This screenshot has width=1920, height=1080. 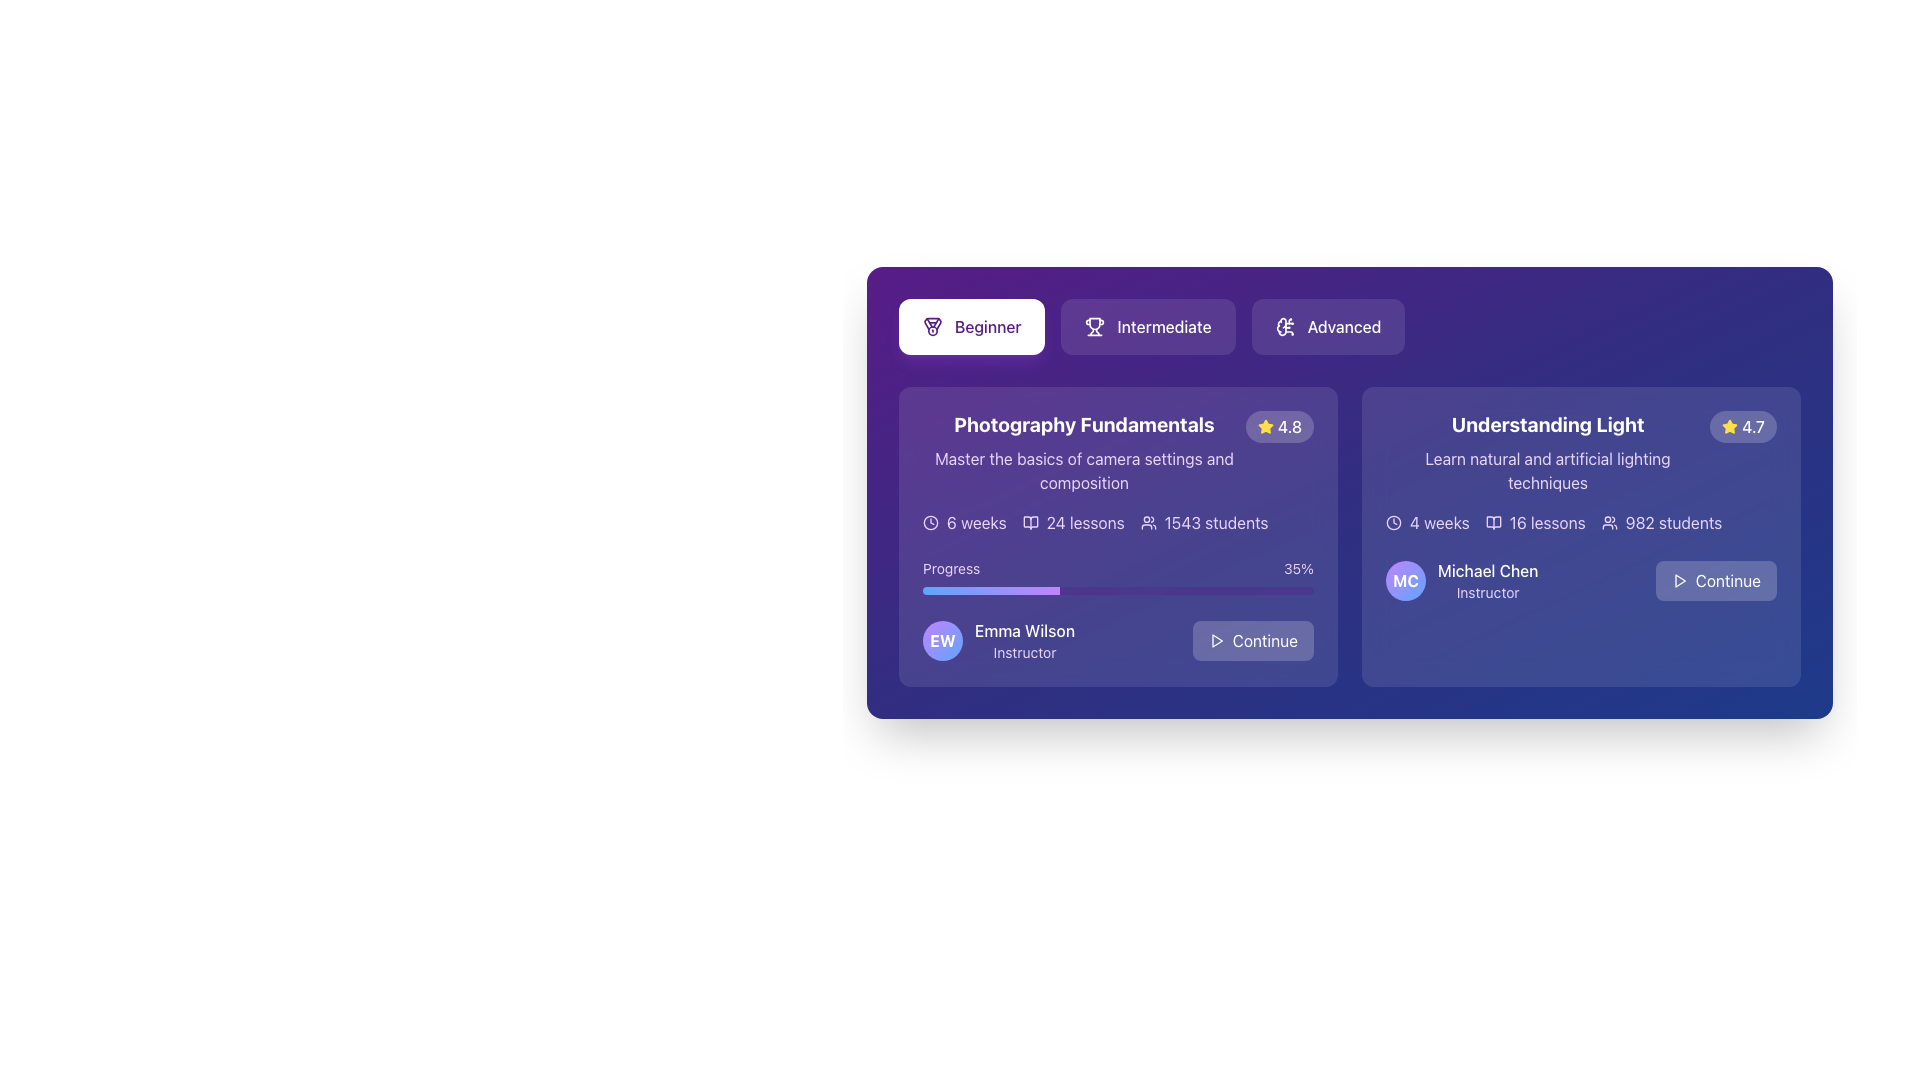 What do you see at coordinates (1030, 522) in the screenshot?
I see `the small icon representing an open book located within the purple card labeled 'Photography Fundamentals' towards the bottom-left corner, aligned left to the text '24 lessons'` at bounding box center [1030, 522].